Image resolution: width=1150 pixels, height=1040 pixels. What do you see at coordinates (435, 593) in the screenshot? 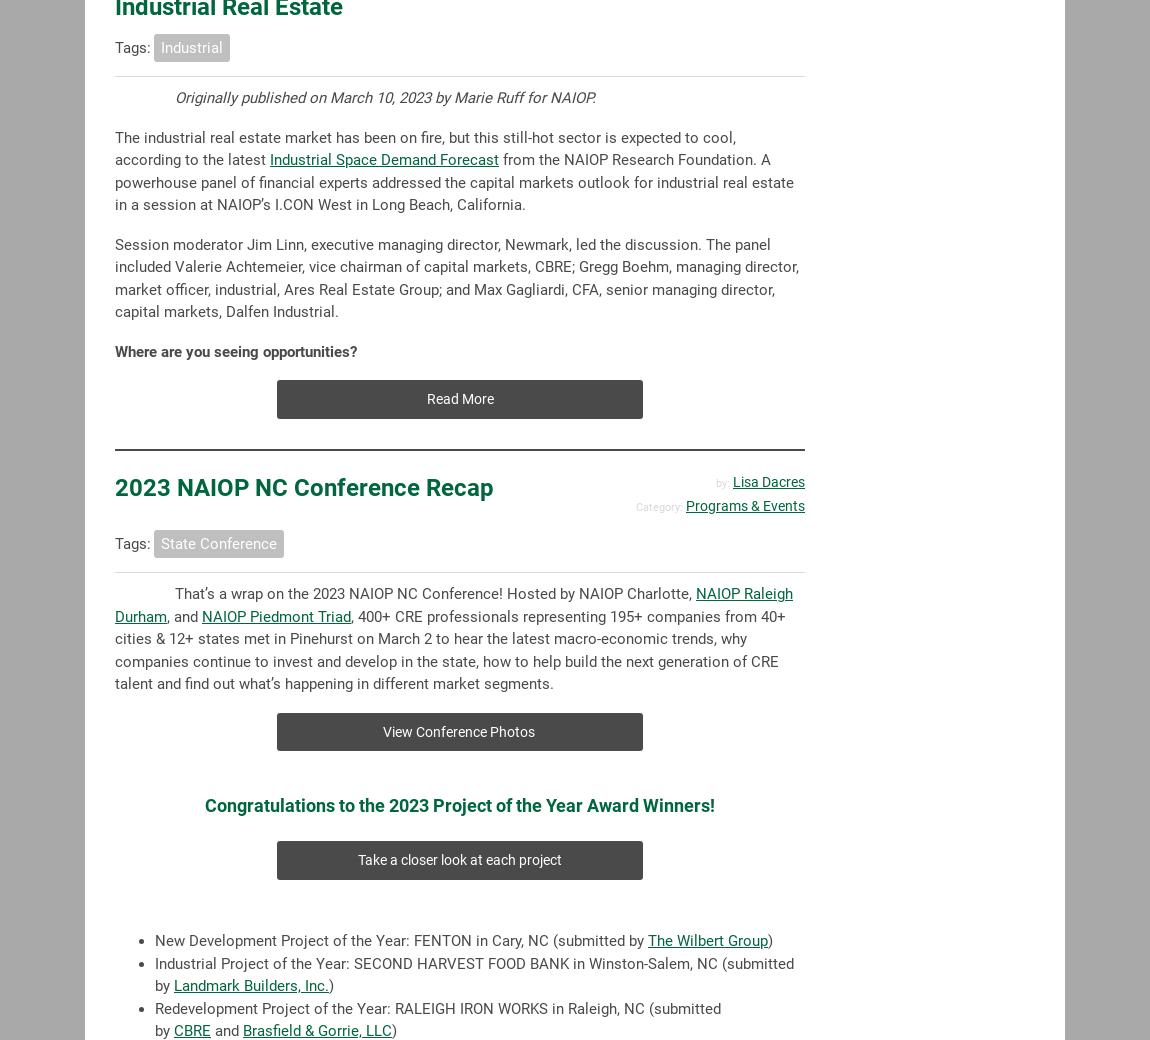
I see `'That’s a wrap on the 2023 NAIOP NC Conference! Hosted by NAIOP Charlotte,'` at bounding box center [435, 593].